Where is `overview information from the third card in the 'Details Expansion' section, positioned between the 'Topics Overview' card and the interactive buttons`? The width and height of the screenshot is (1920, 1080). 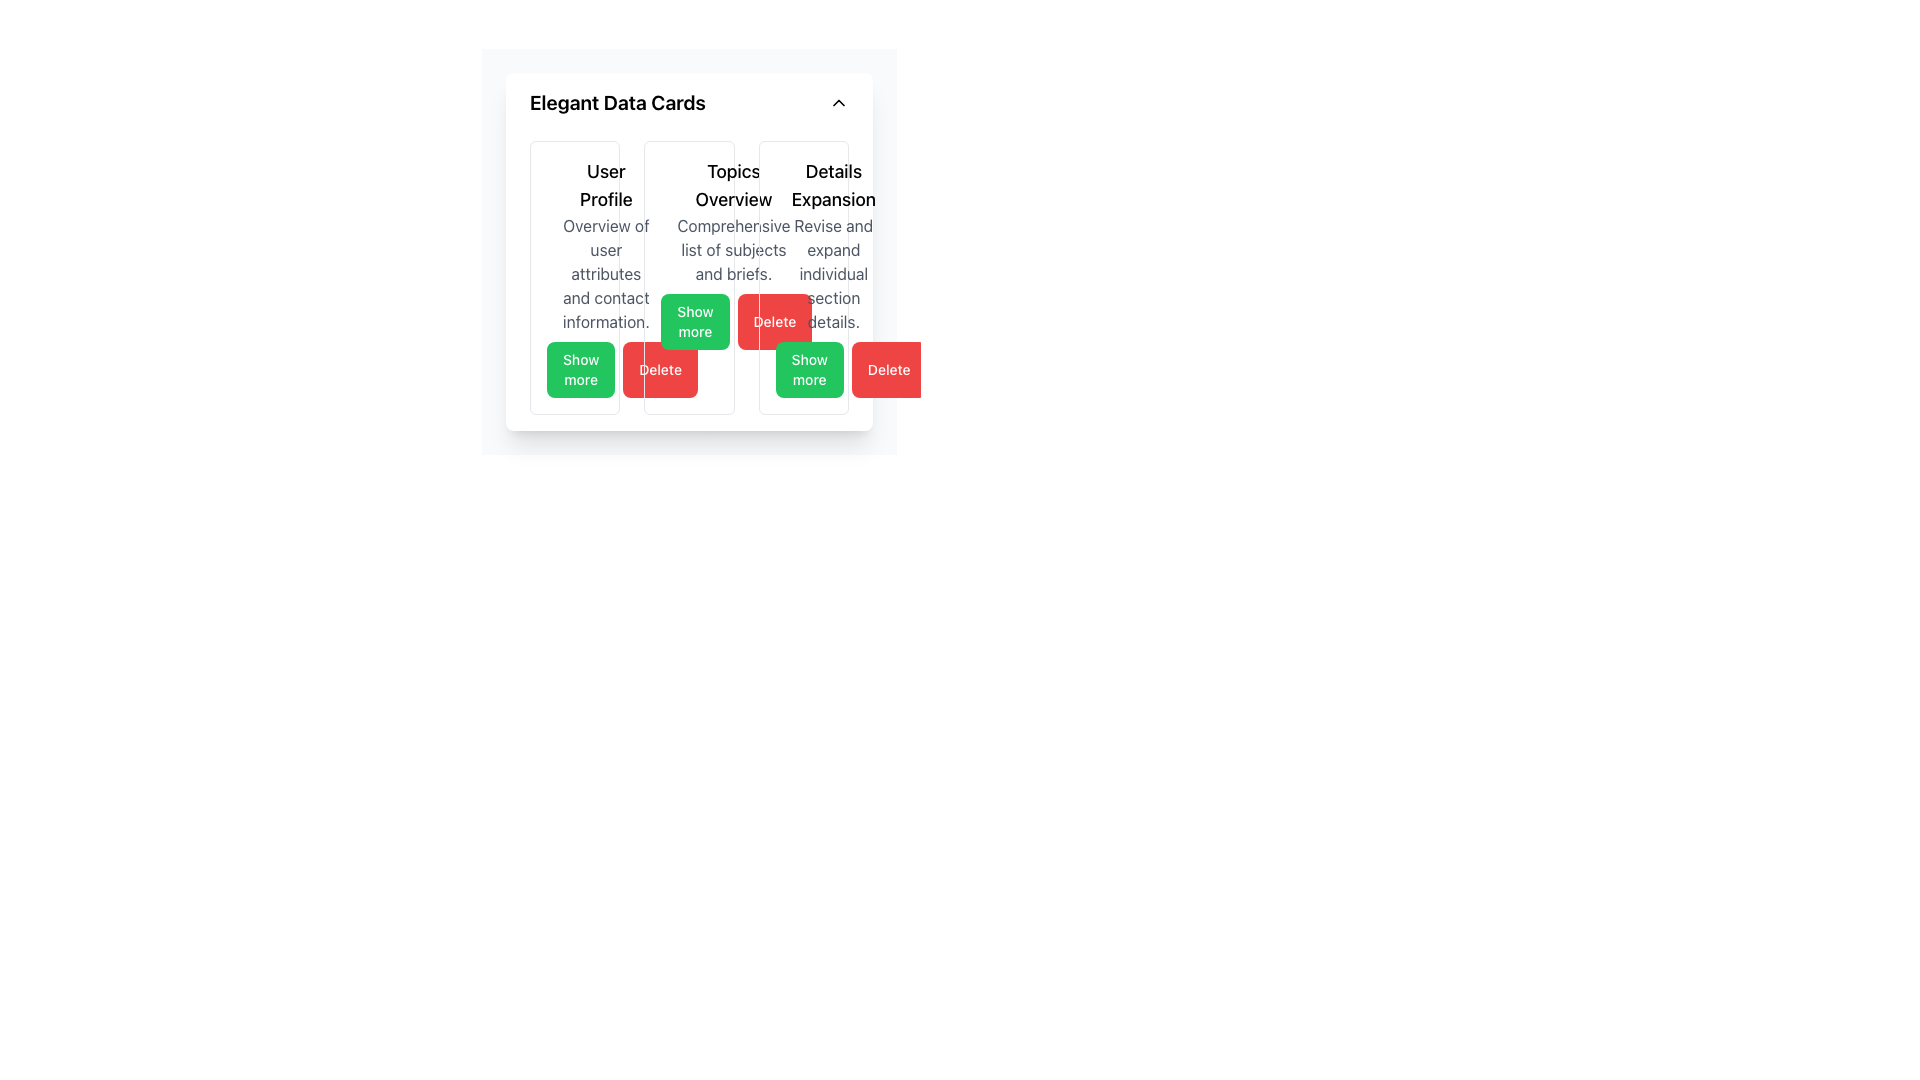
overview information from the third card in the 'Details Expansion' section, positioned between the 'Topics Overview' card and the interactive buttons is located at coordinates (803, 245).